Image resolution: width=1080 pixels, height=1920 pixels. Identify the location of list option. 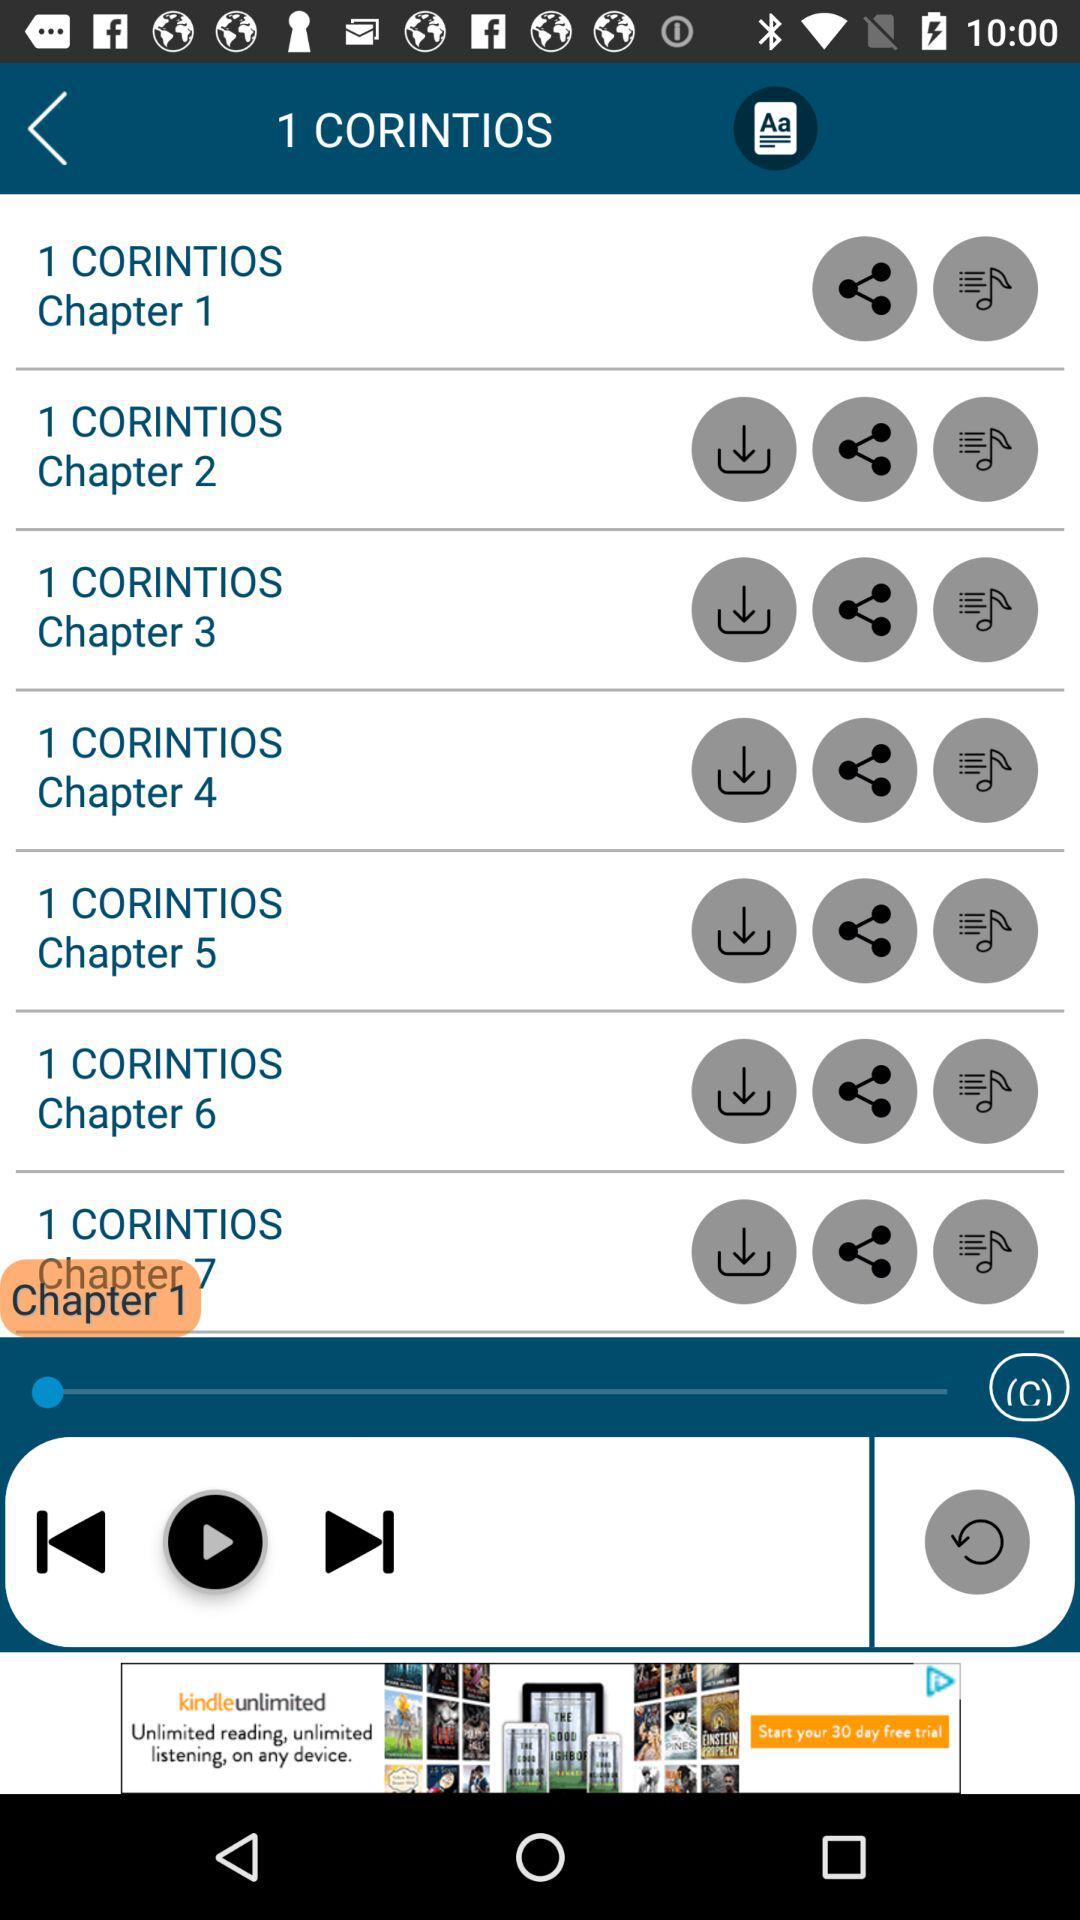
(984, 1250).